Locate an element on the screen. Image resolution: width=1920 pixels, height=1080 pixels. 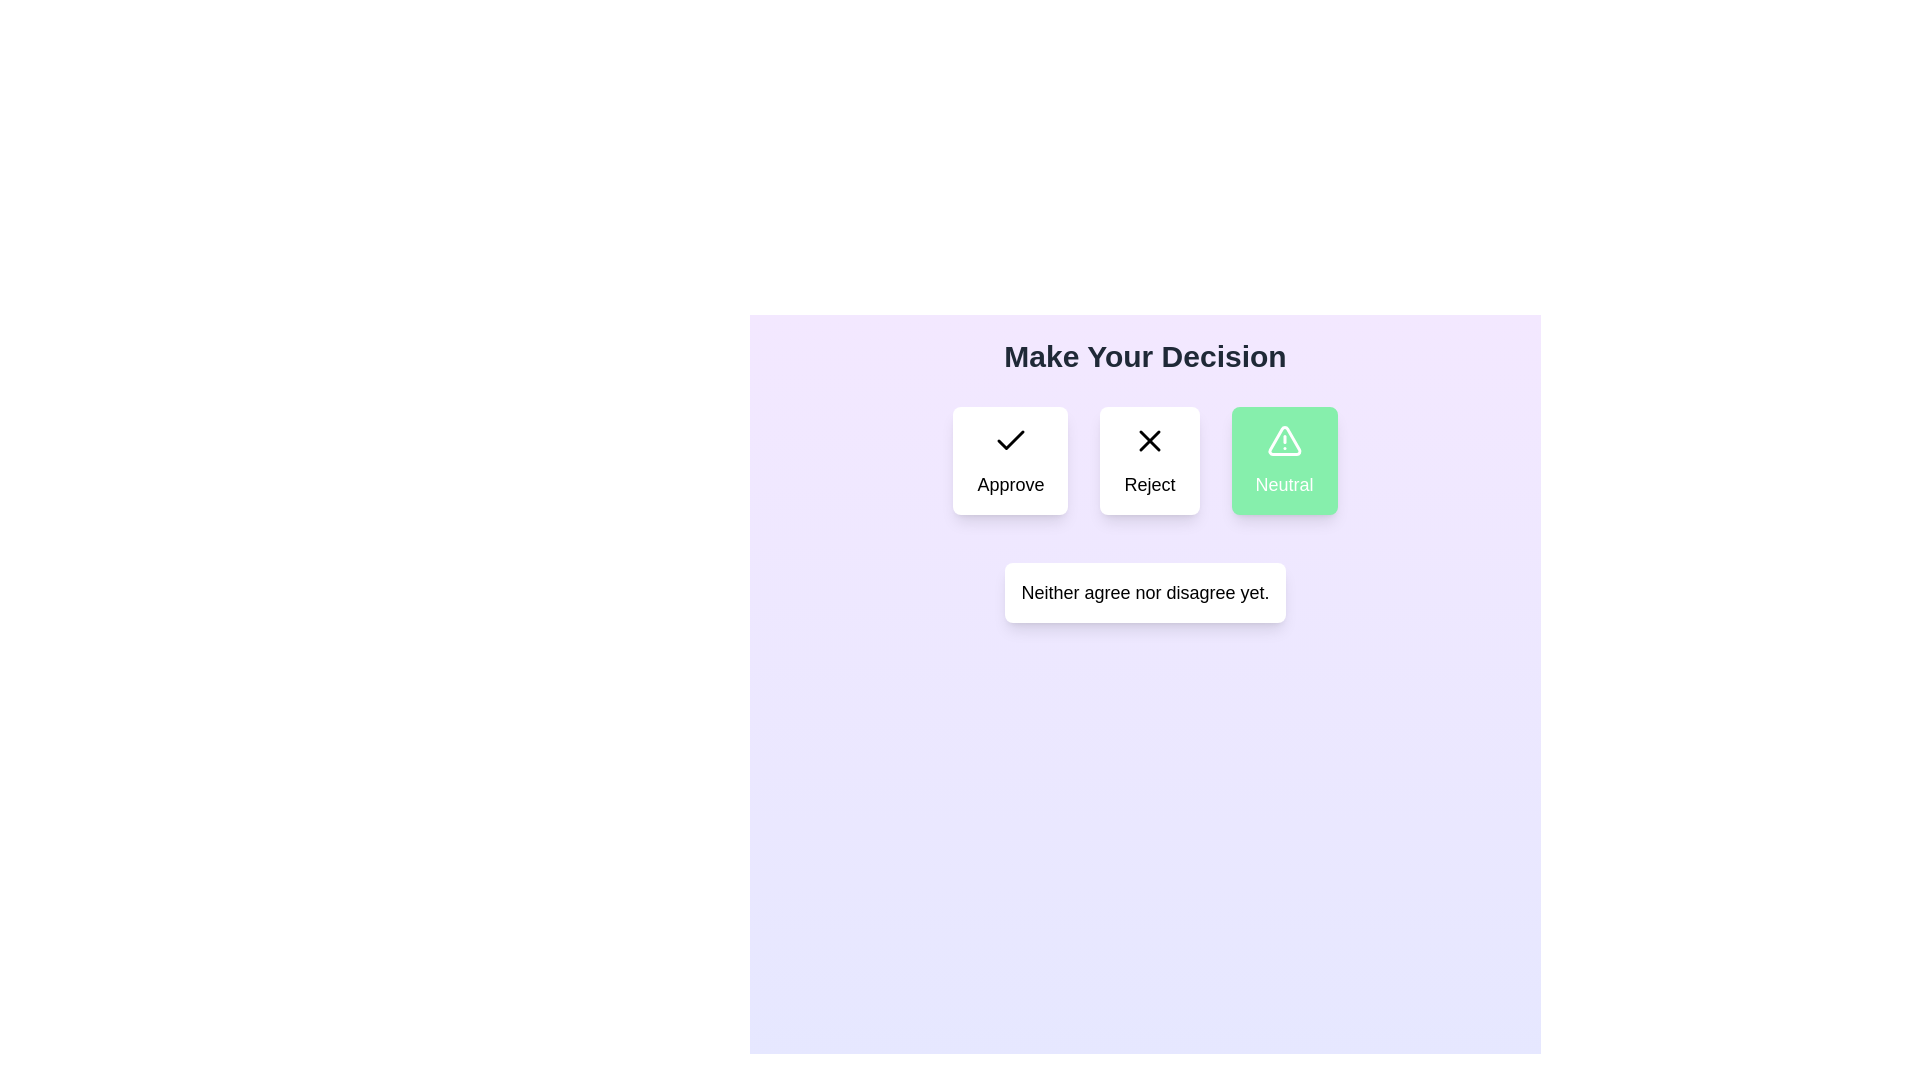
the button labeled Reject to observe its visual effect is located at coordinates (1150, 461).